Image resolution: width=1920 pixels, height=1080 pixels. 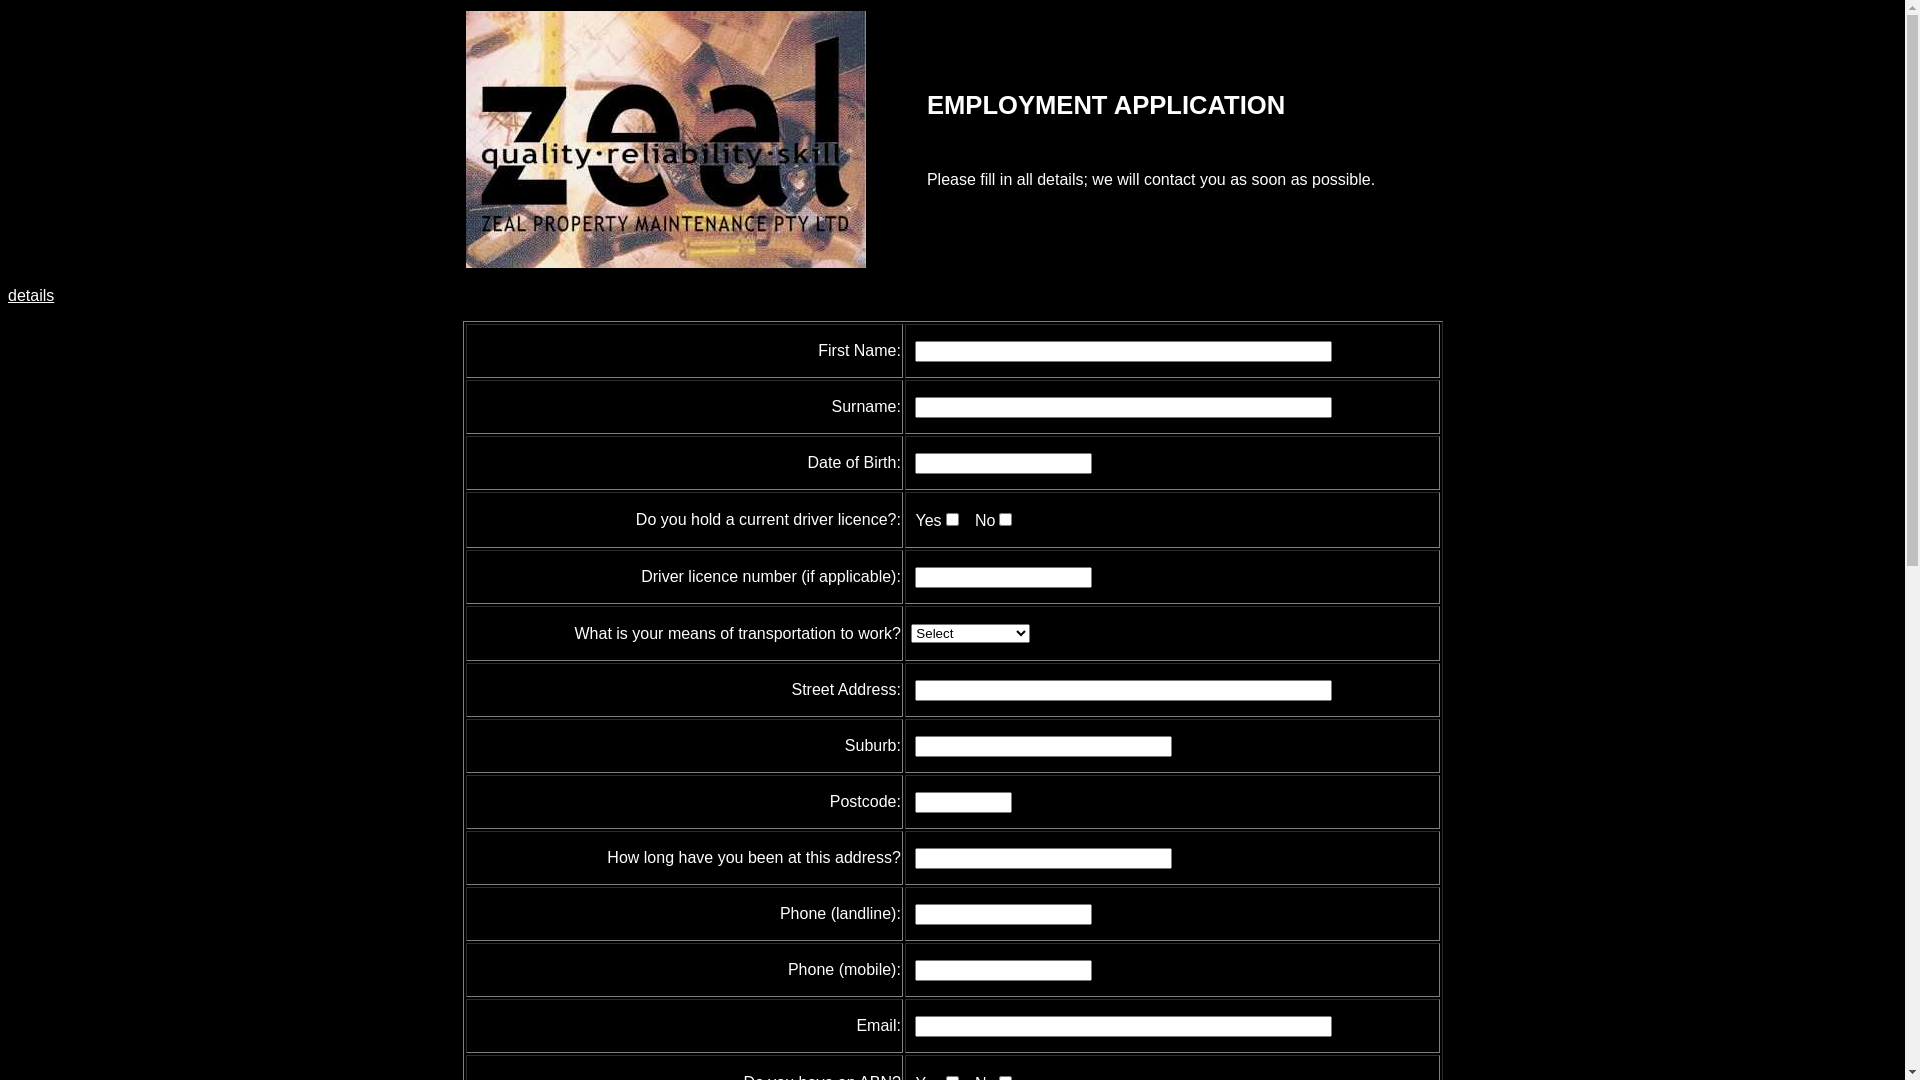 What do you see at coordinates (30, 295) in the screenshot?
I see `'details'` at bounding box center [30, 295].